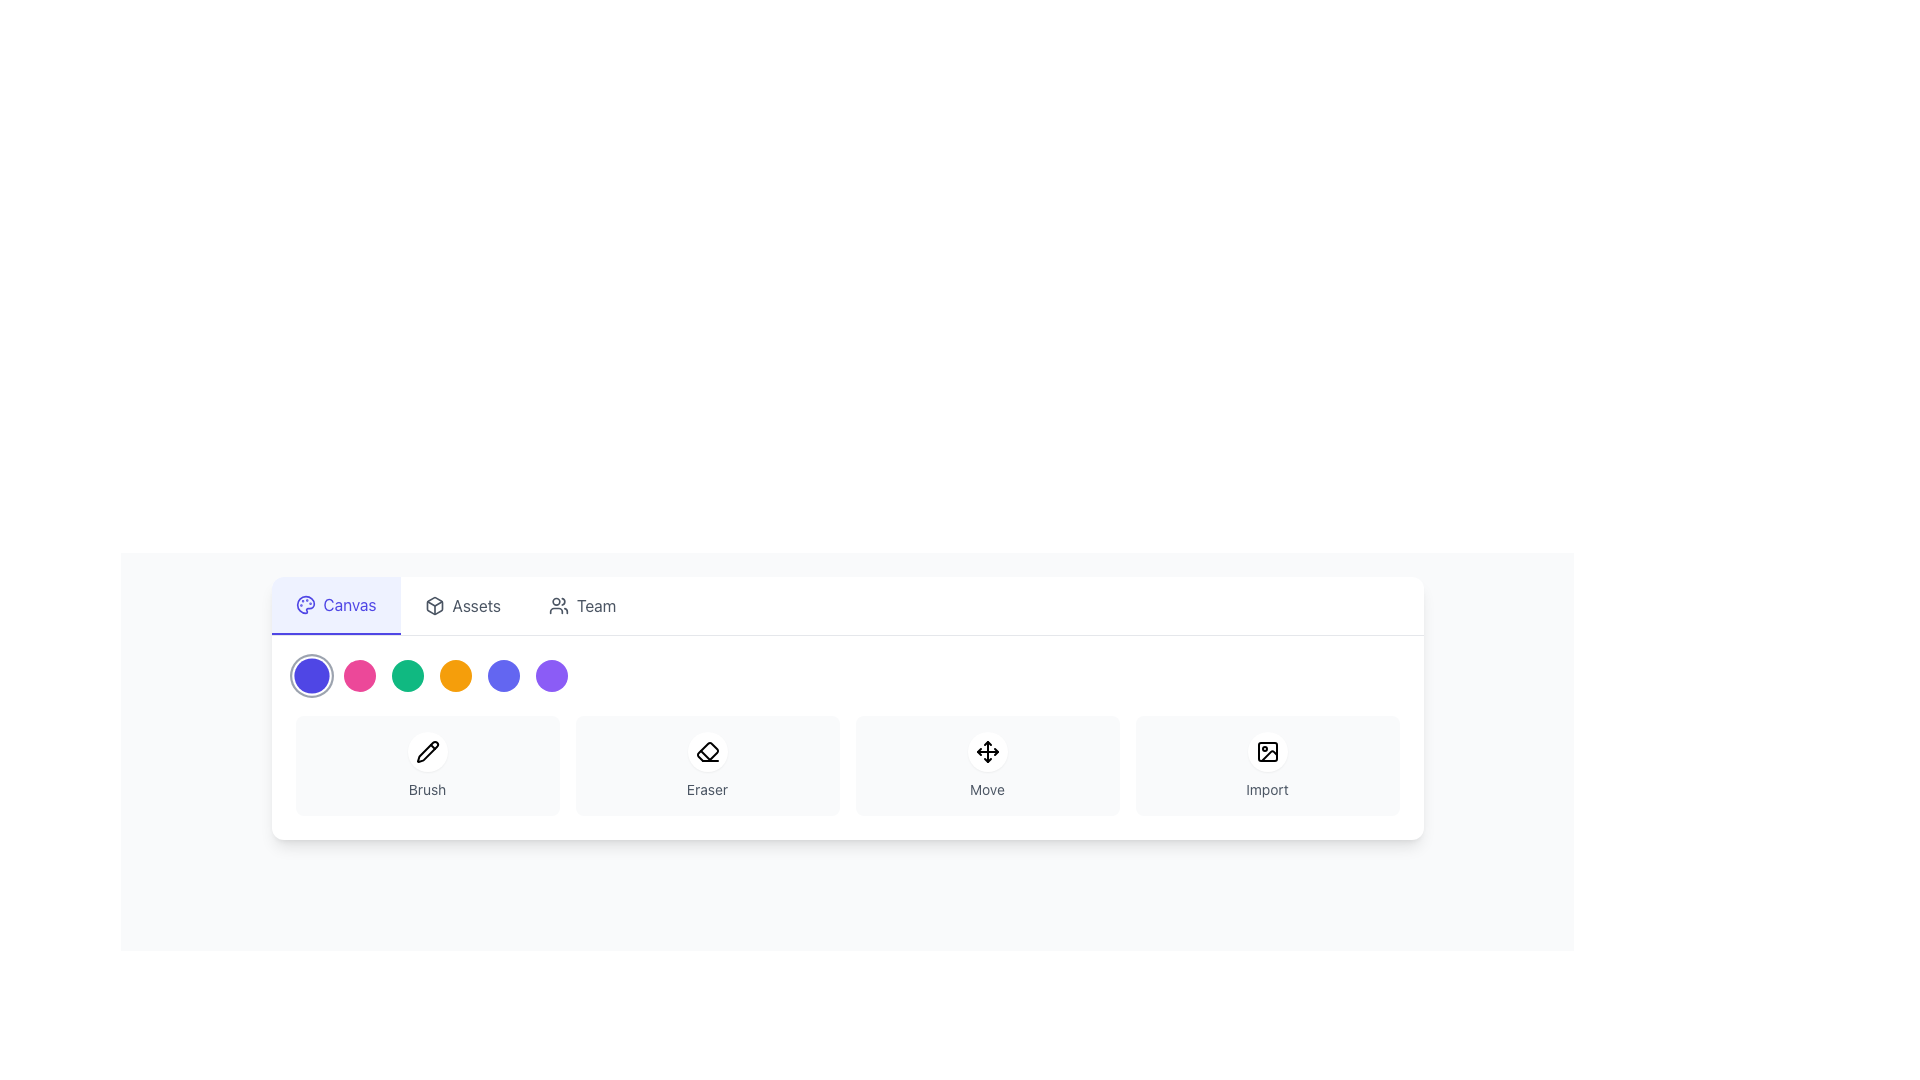 This screenshot has height=1080, width=1920. What do you see at coordinates (433, 604) in the screenshot?
I see `the small three-dimensional cube SVG icon` at bounding box center [433, 604].